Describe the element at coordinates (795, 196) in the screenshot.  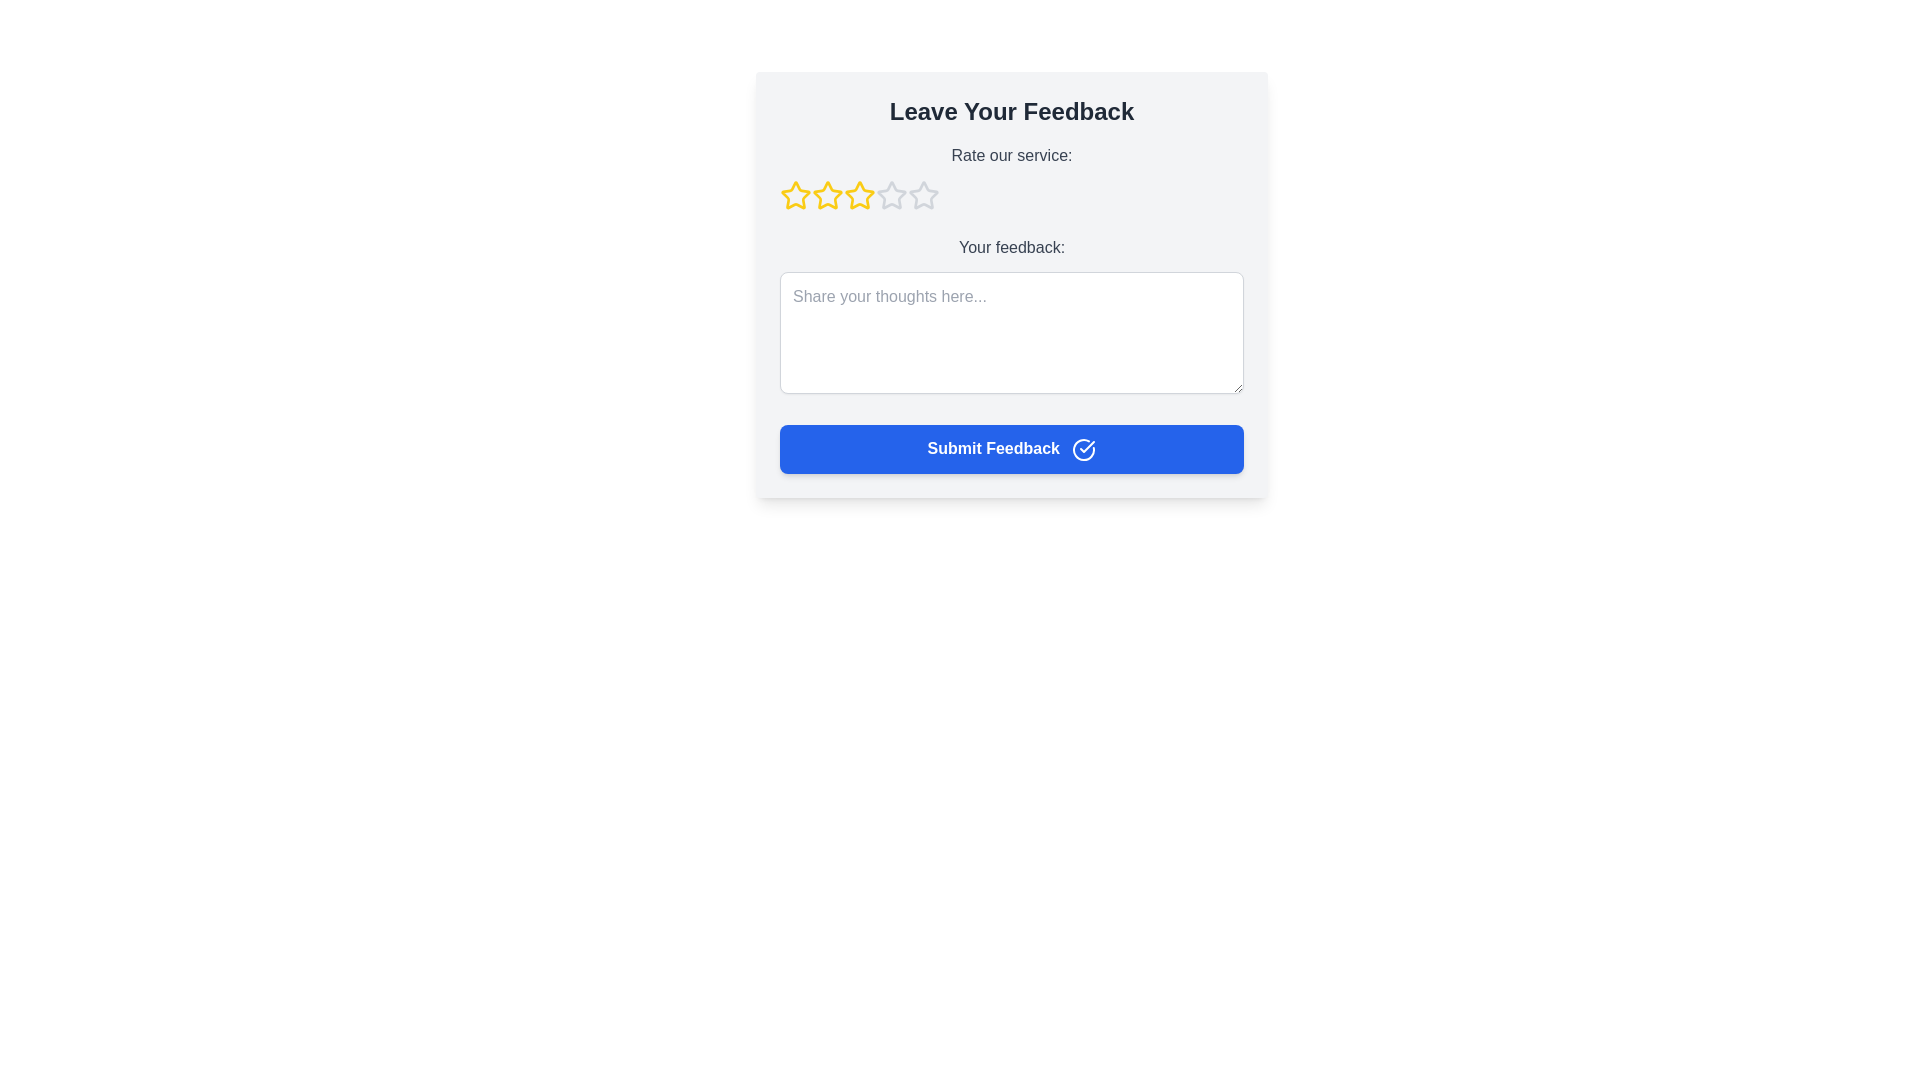
I see `the first yellow star icon in the feedback interface` at that location.